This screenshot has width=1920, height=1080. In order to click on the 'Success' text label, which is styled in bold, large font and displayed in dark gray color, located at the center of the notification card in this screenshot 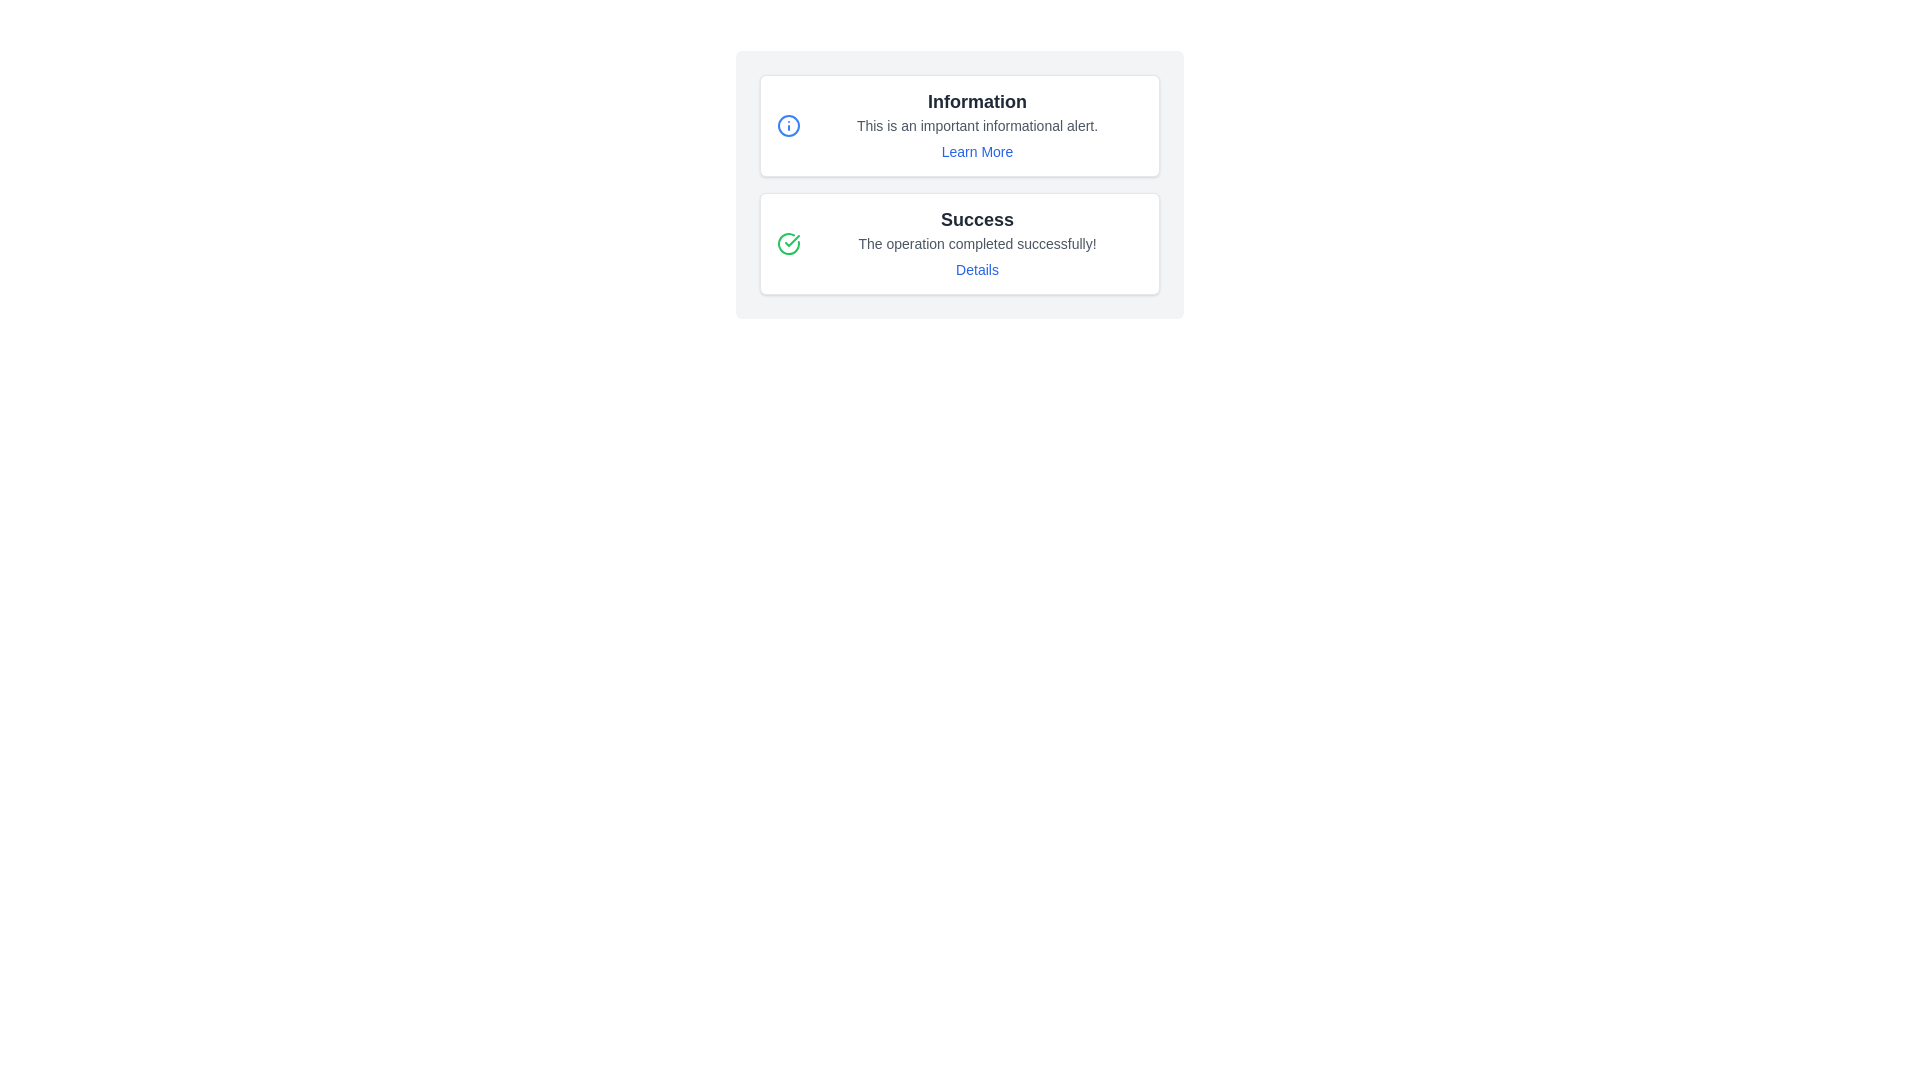, I will do `click(977, 219)`.